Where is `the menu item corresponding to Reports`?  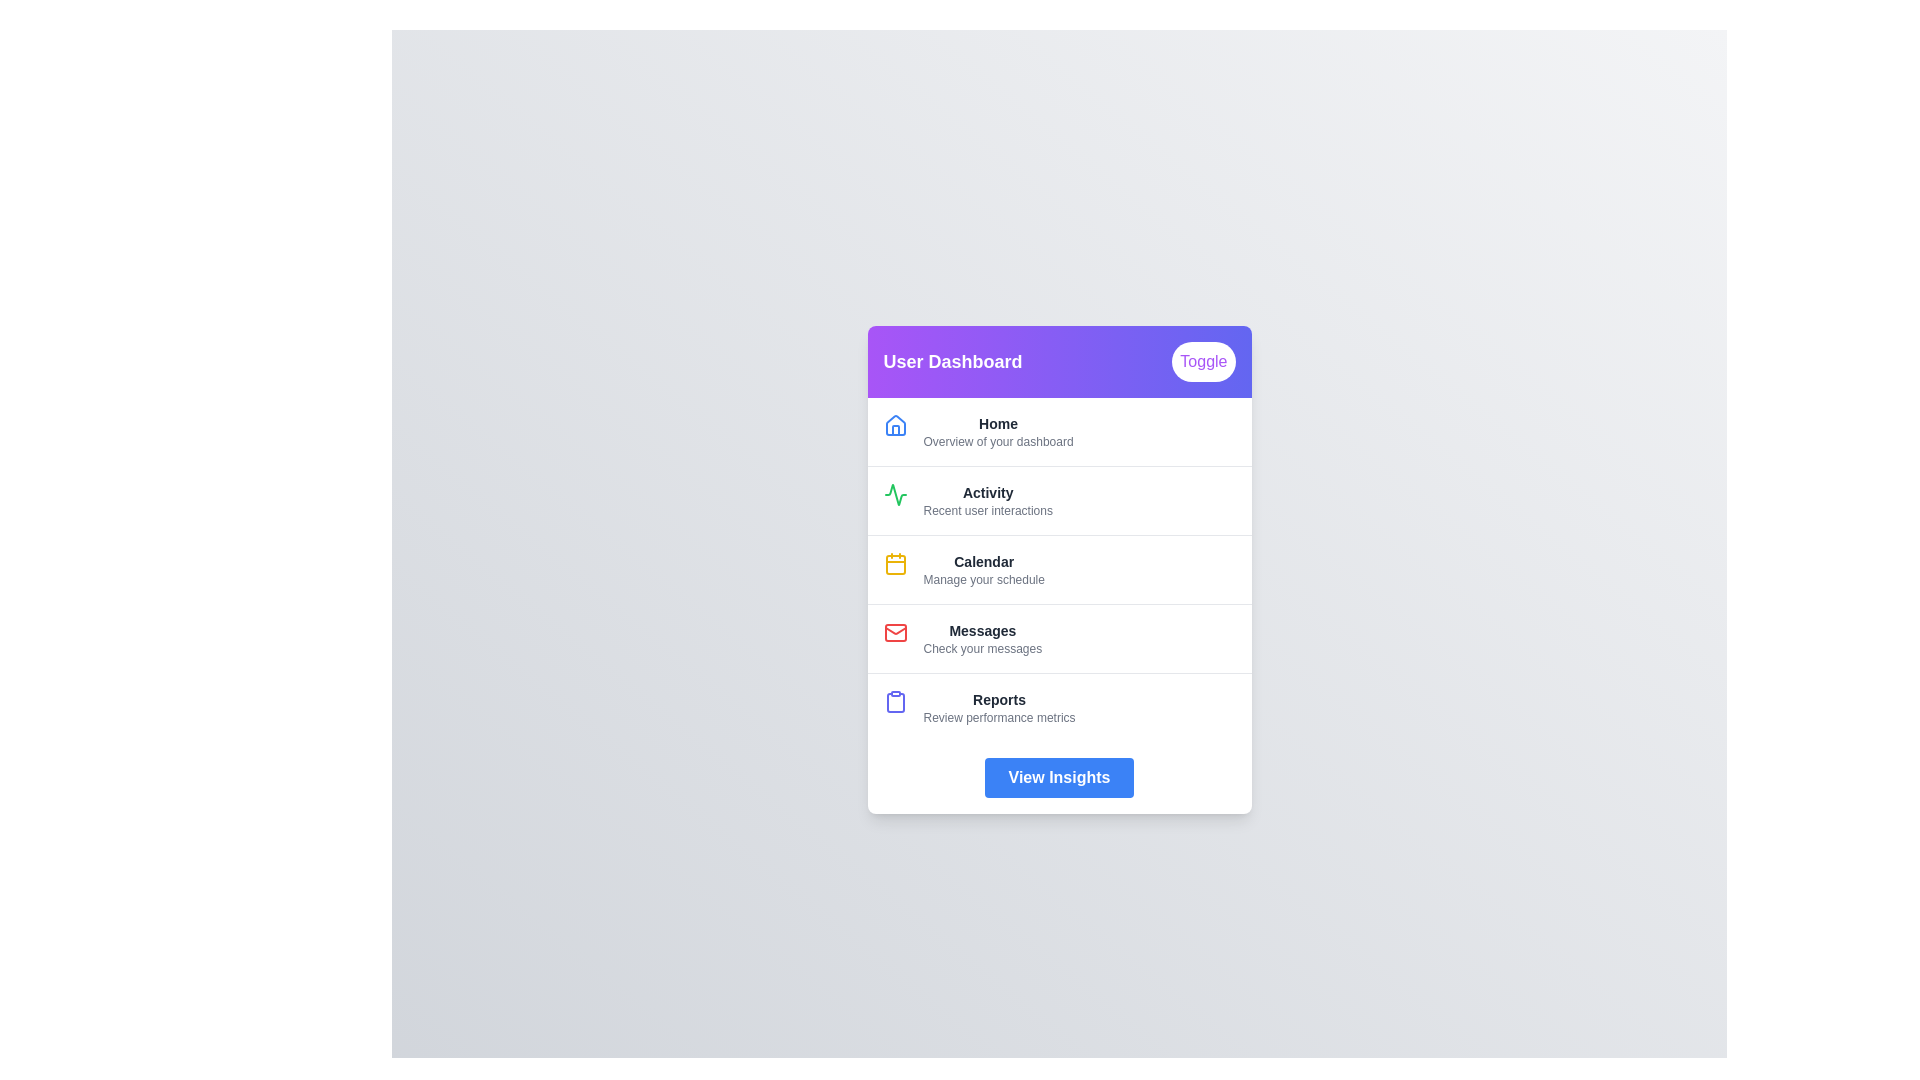
the menu item corresponding to Reports is located at coordinates (999, 707).